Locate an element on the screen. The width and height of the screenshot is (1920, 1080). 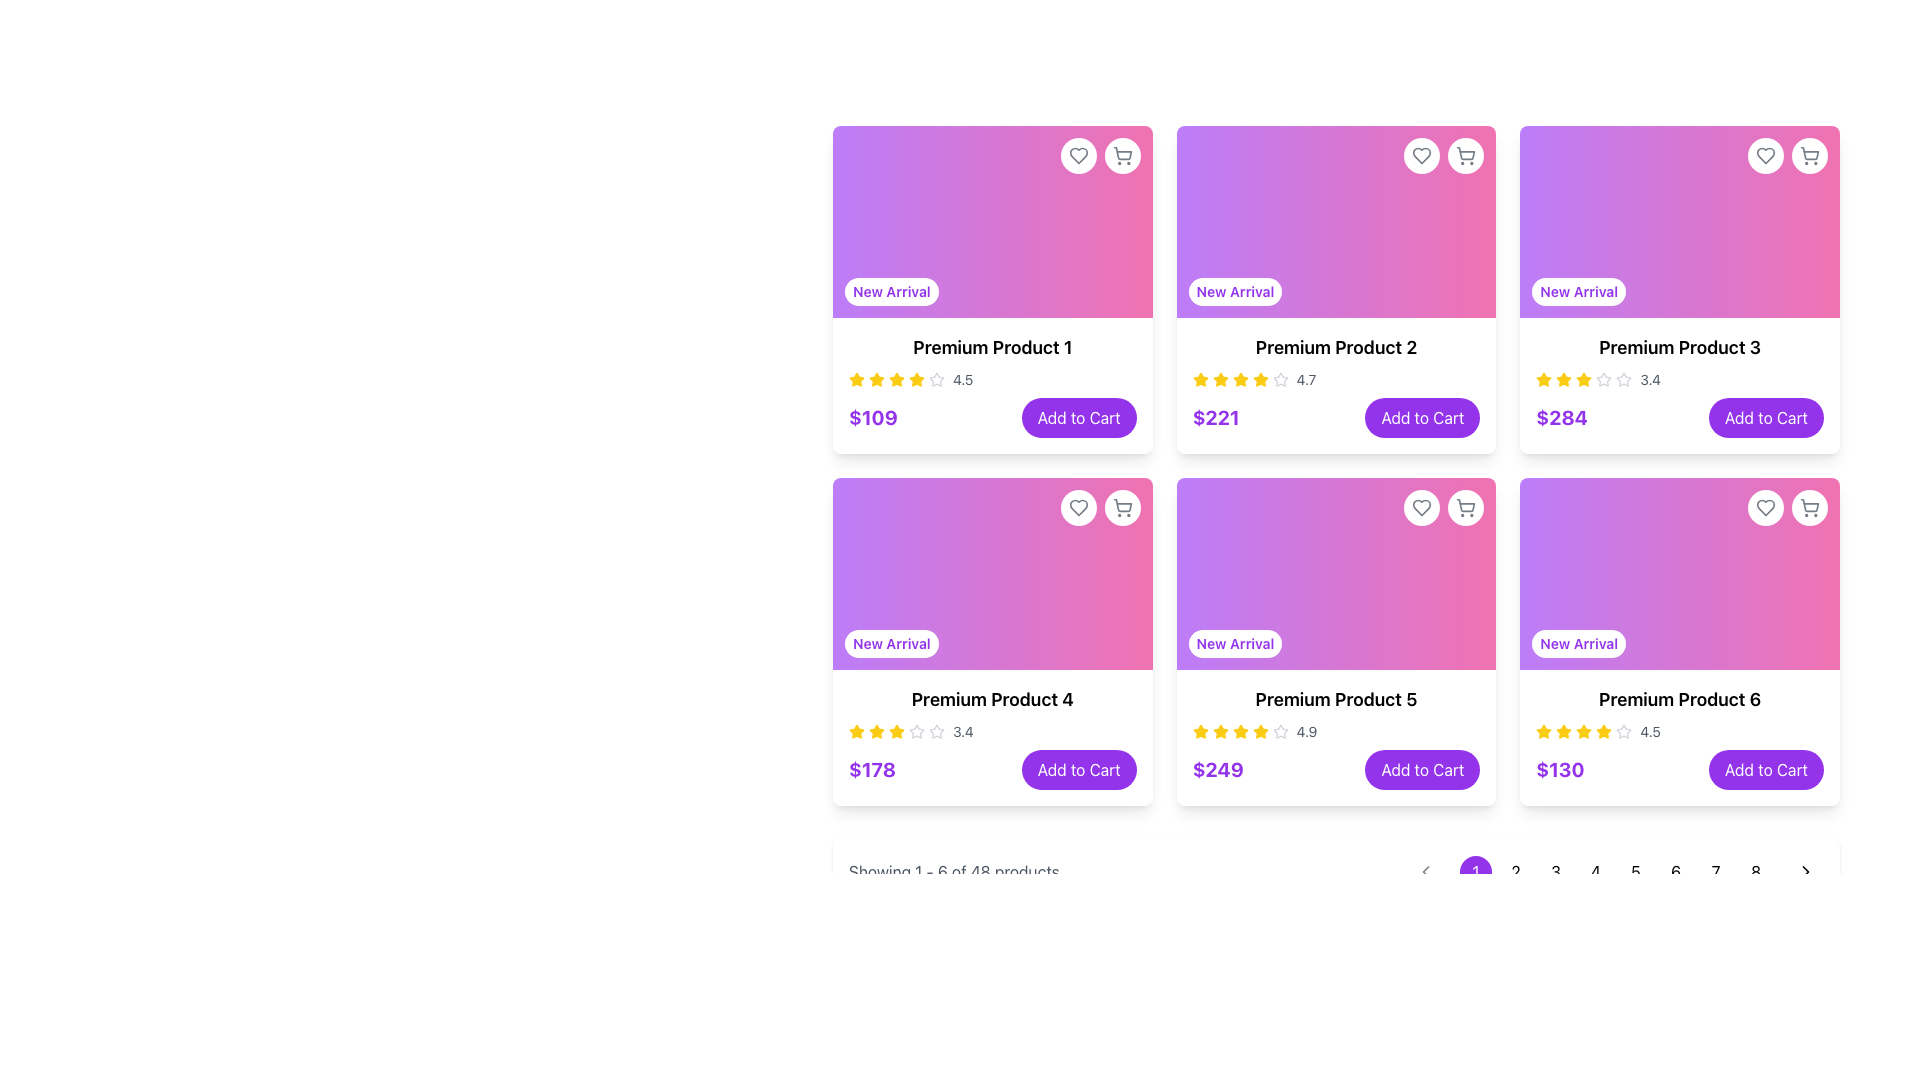
the second pagination button, located between the buttons labeled '1' and '3' is located at coordinates (1516, 870).